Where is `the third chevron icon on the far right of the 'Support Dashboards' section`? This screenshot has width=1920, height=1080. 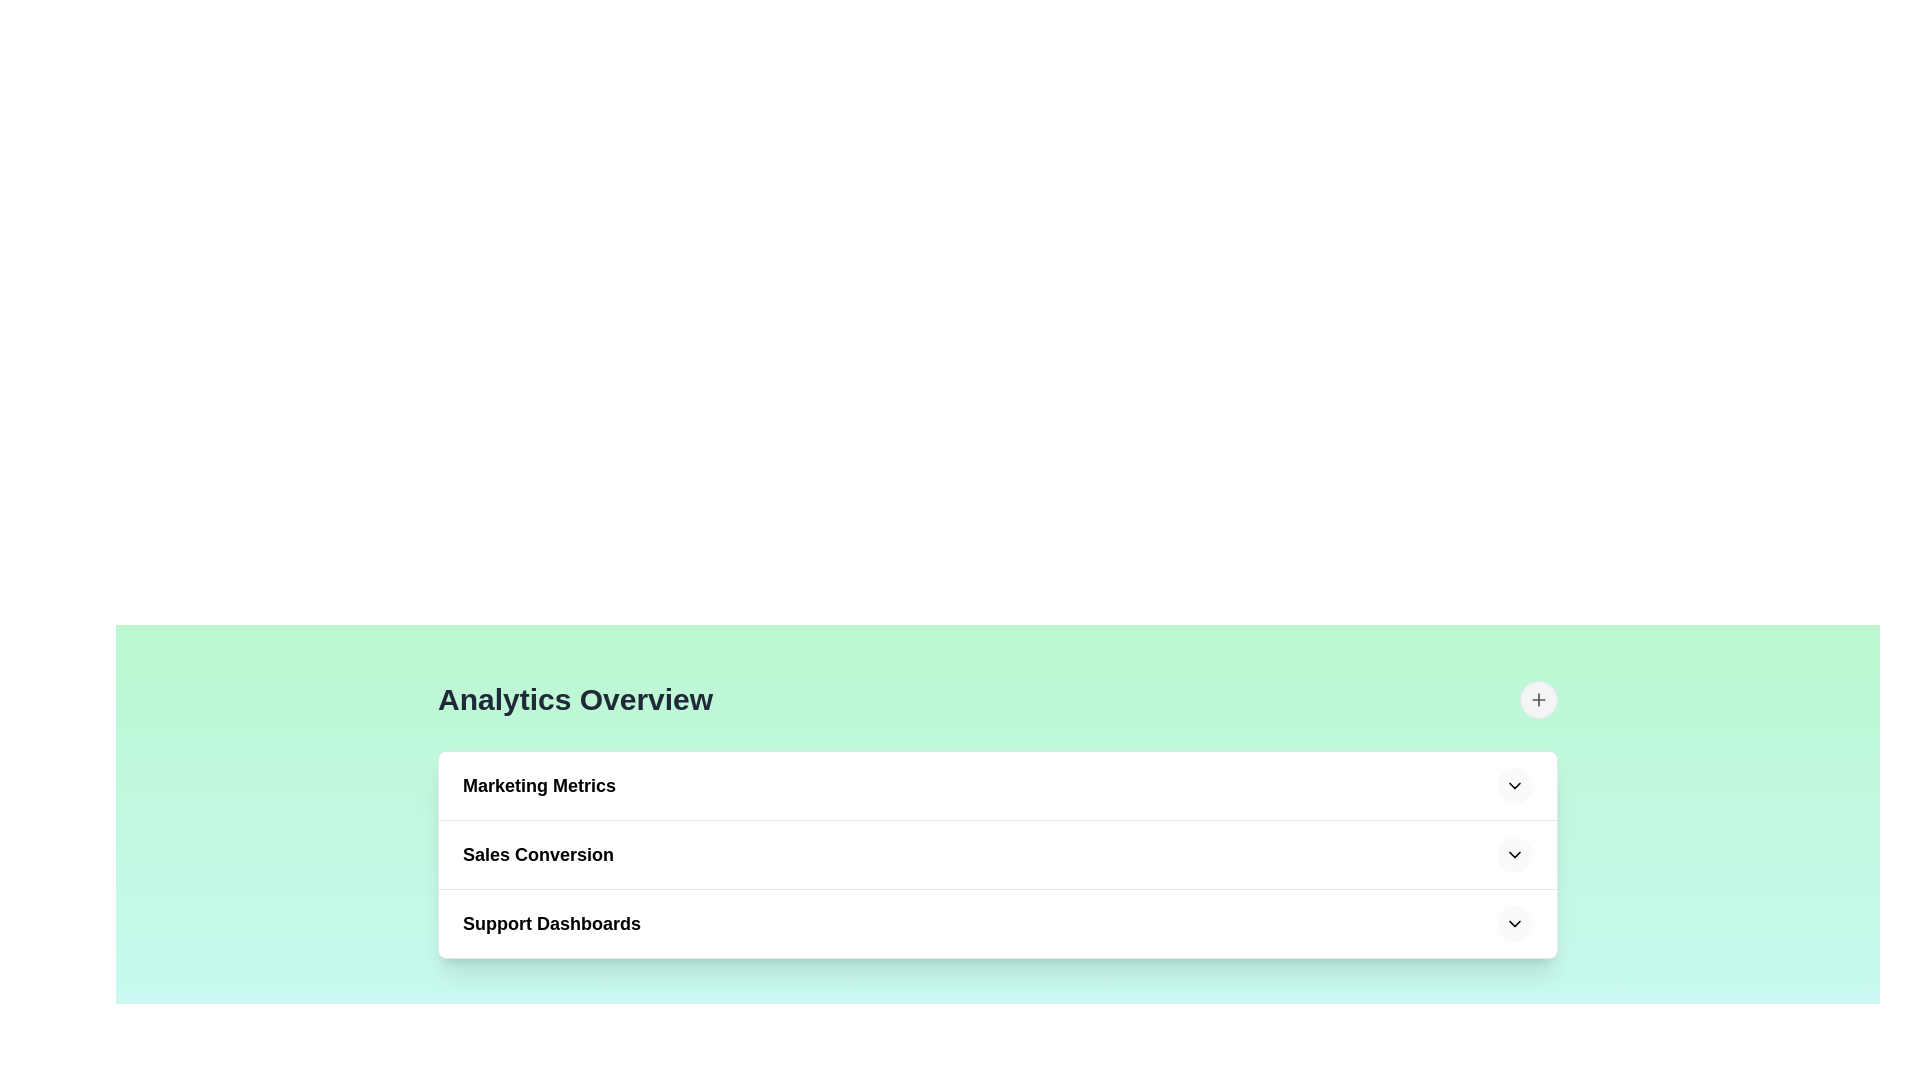 the third chevron icon on the far right of the 'Support Dashboards' section is located at coordinates (1515, 924).